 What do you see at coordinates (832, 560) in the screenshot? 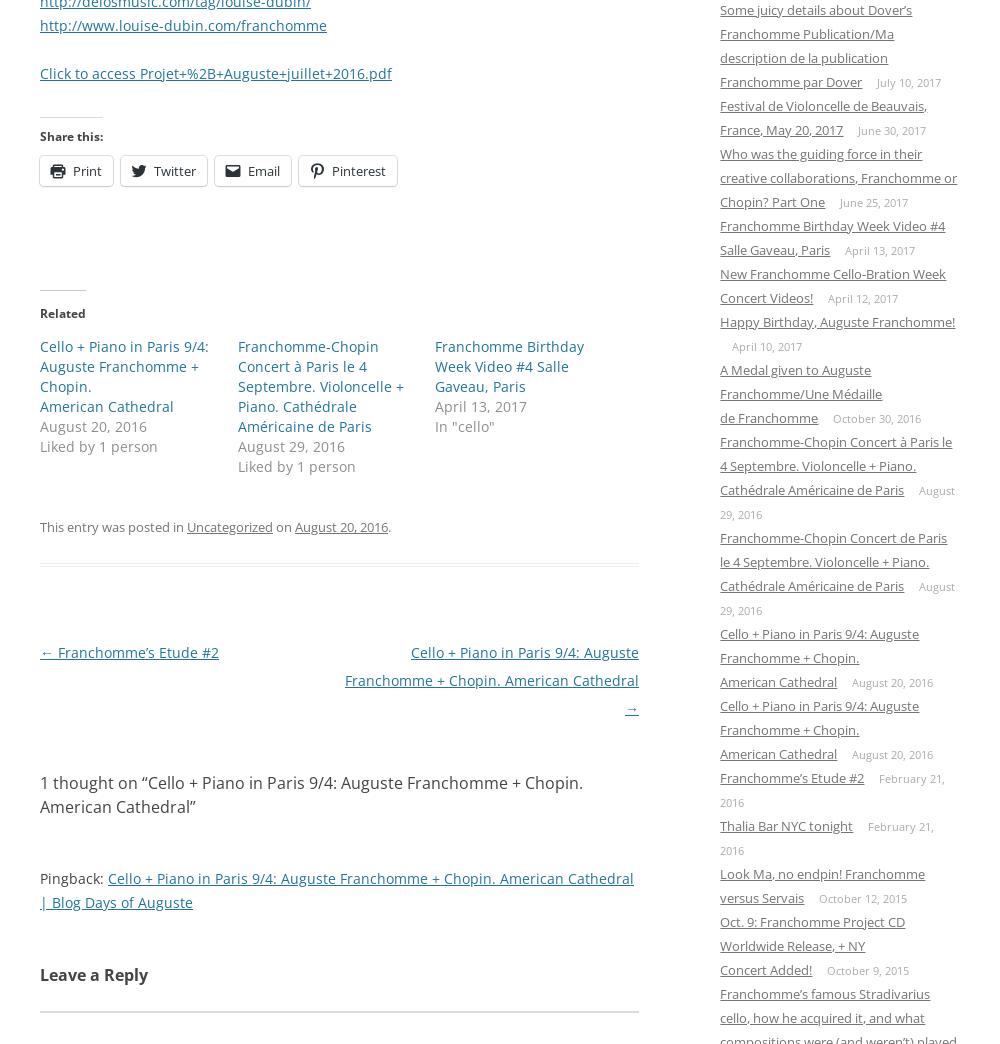
I see `'Franchomme-Chopin Concert de Paris le 4 Septembre. Violoncelle + Piano. Cathédrale Américaine de Paris'` at bounding box center [832, 560].